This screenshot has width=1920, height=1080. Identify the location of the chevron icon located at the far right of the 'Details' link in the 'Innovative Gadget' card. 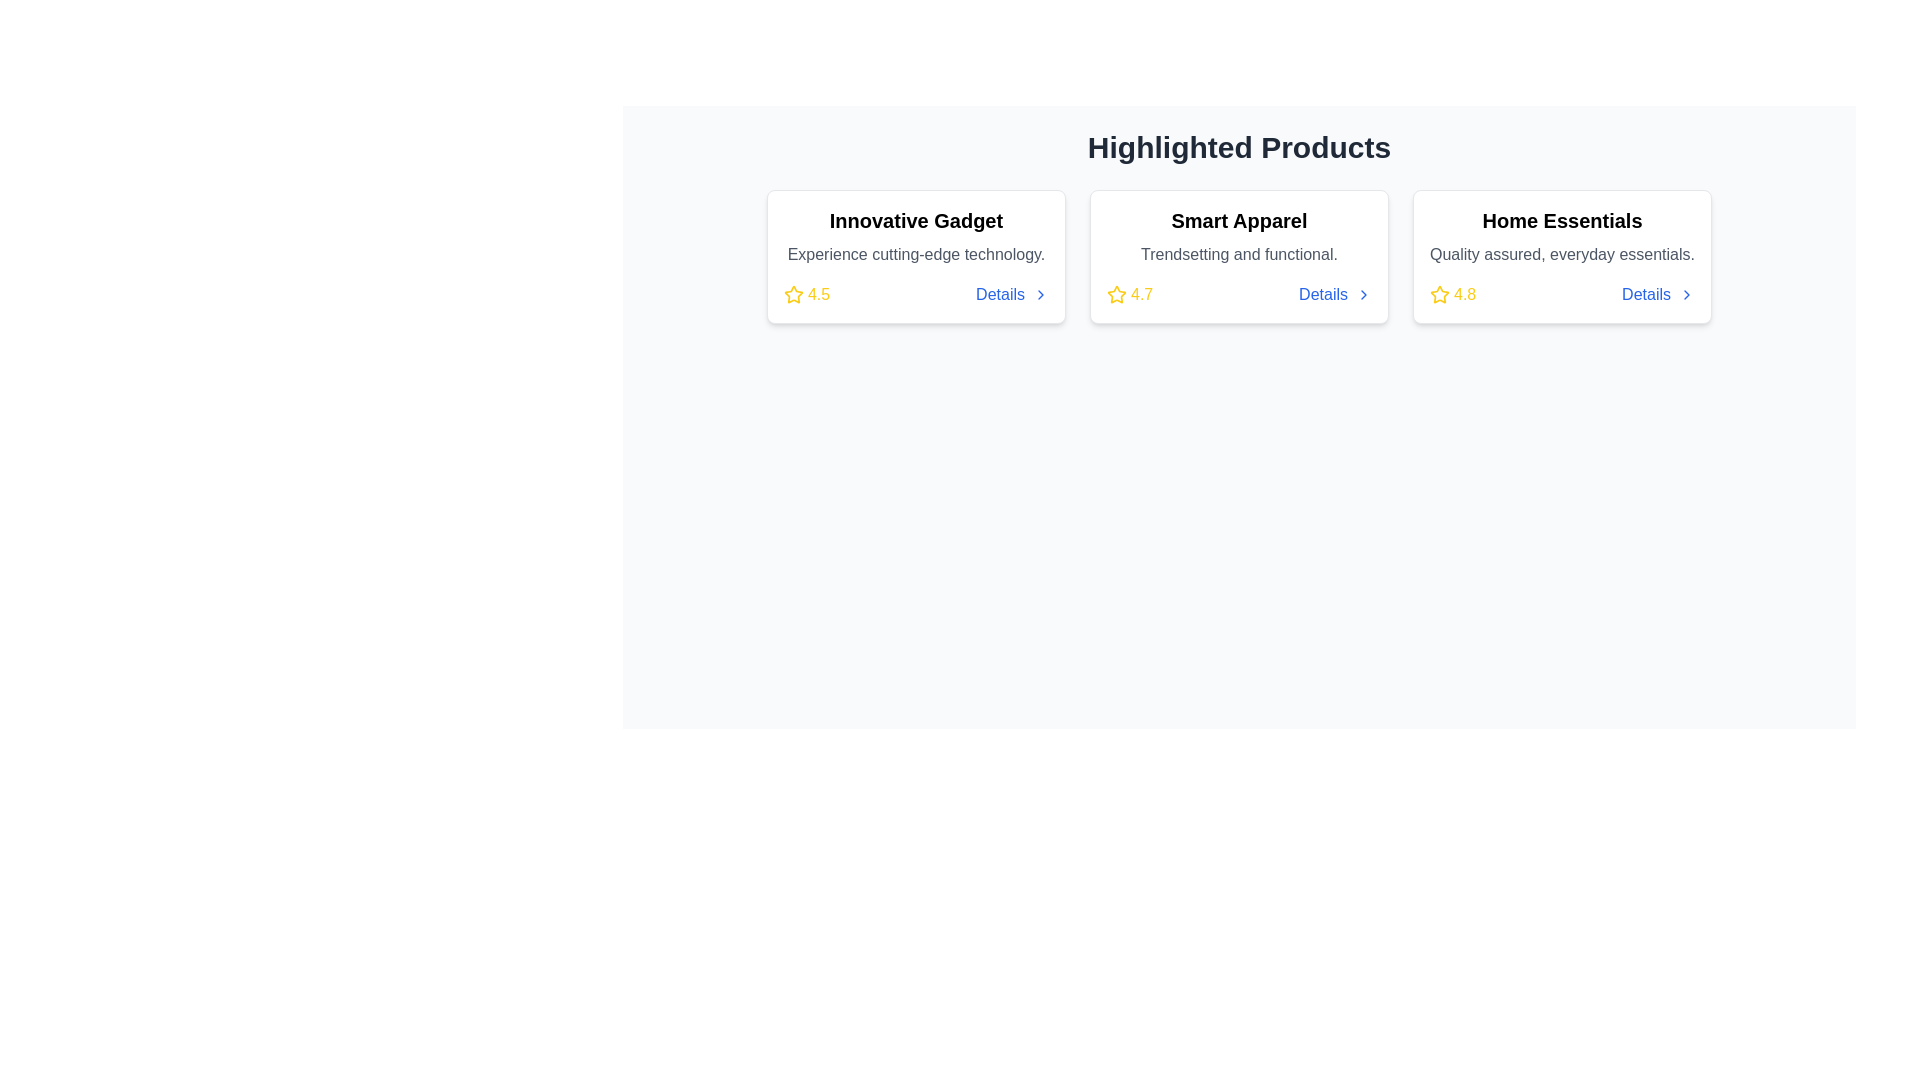
(1040, 294).